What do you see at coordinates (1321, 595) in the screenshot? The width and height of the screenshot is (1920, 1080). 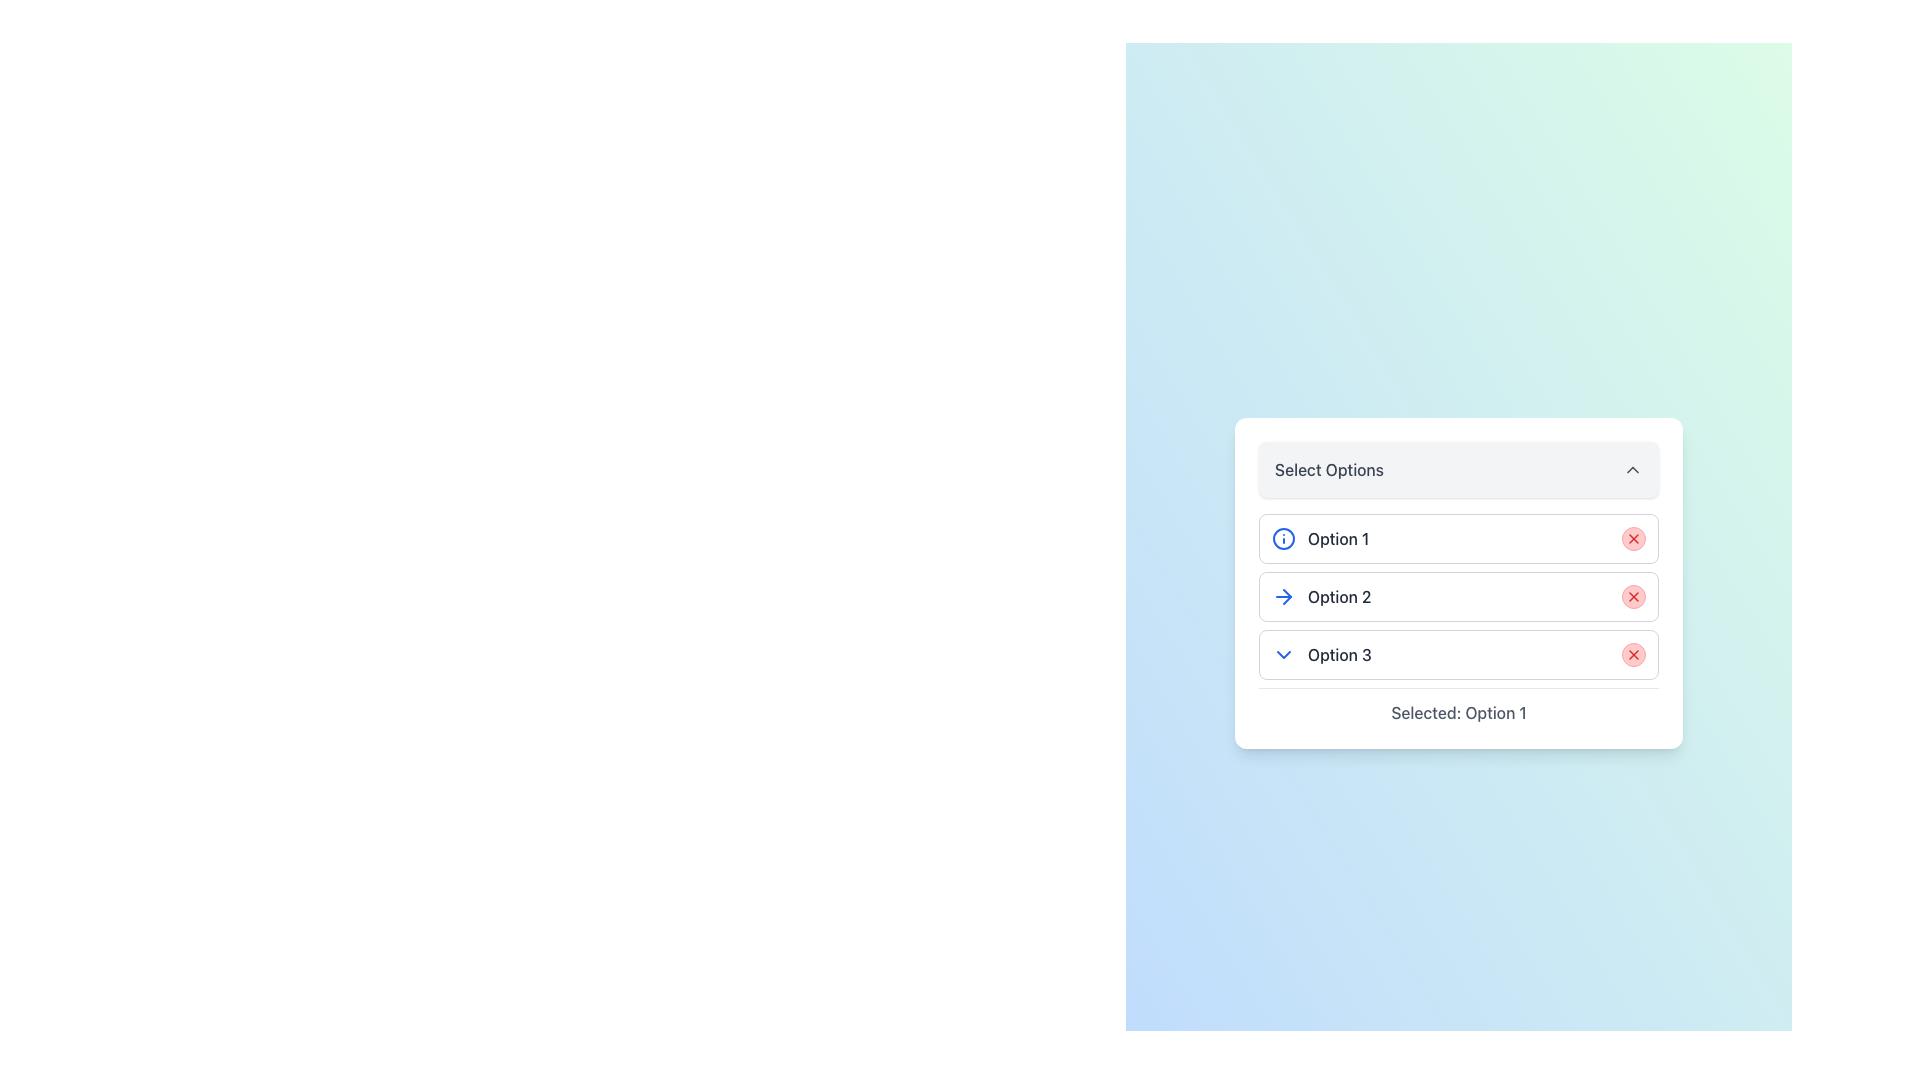 I see `the 'Option 2' list item which has a text label and a blue arrow icon pointing to the right` at bounding box center [1321, 595].